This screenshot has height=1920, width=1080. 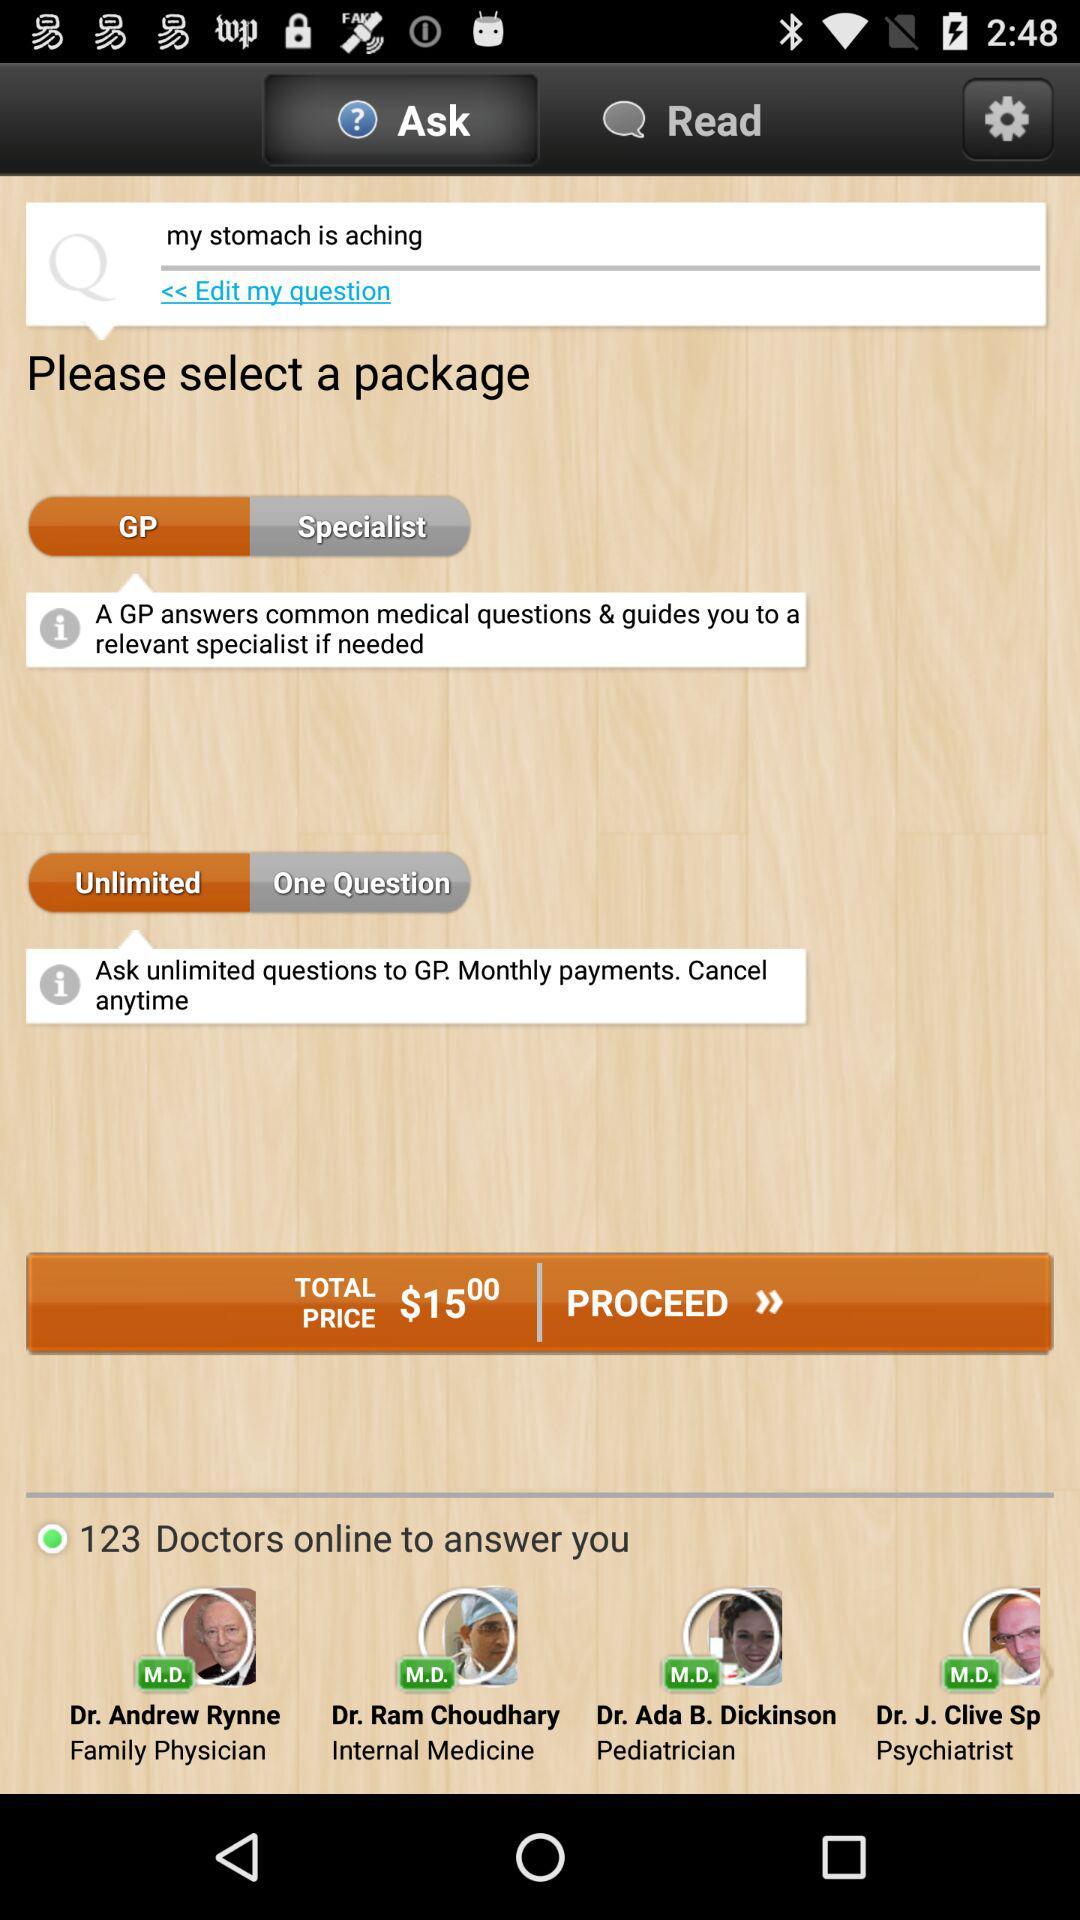 What do you see at coordinates (361, 882) in the screenshot?
I see `the icon to the right of the unlimited icon` at bounding box center [361, 882].